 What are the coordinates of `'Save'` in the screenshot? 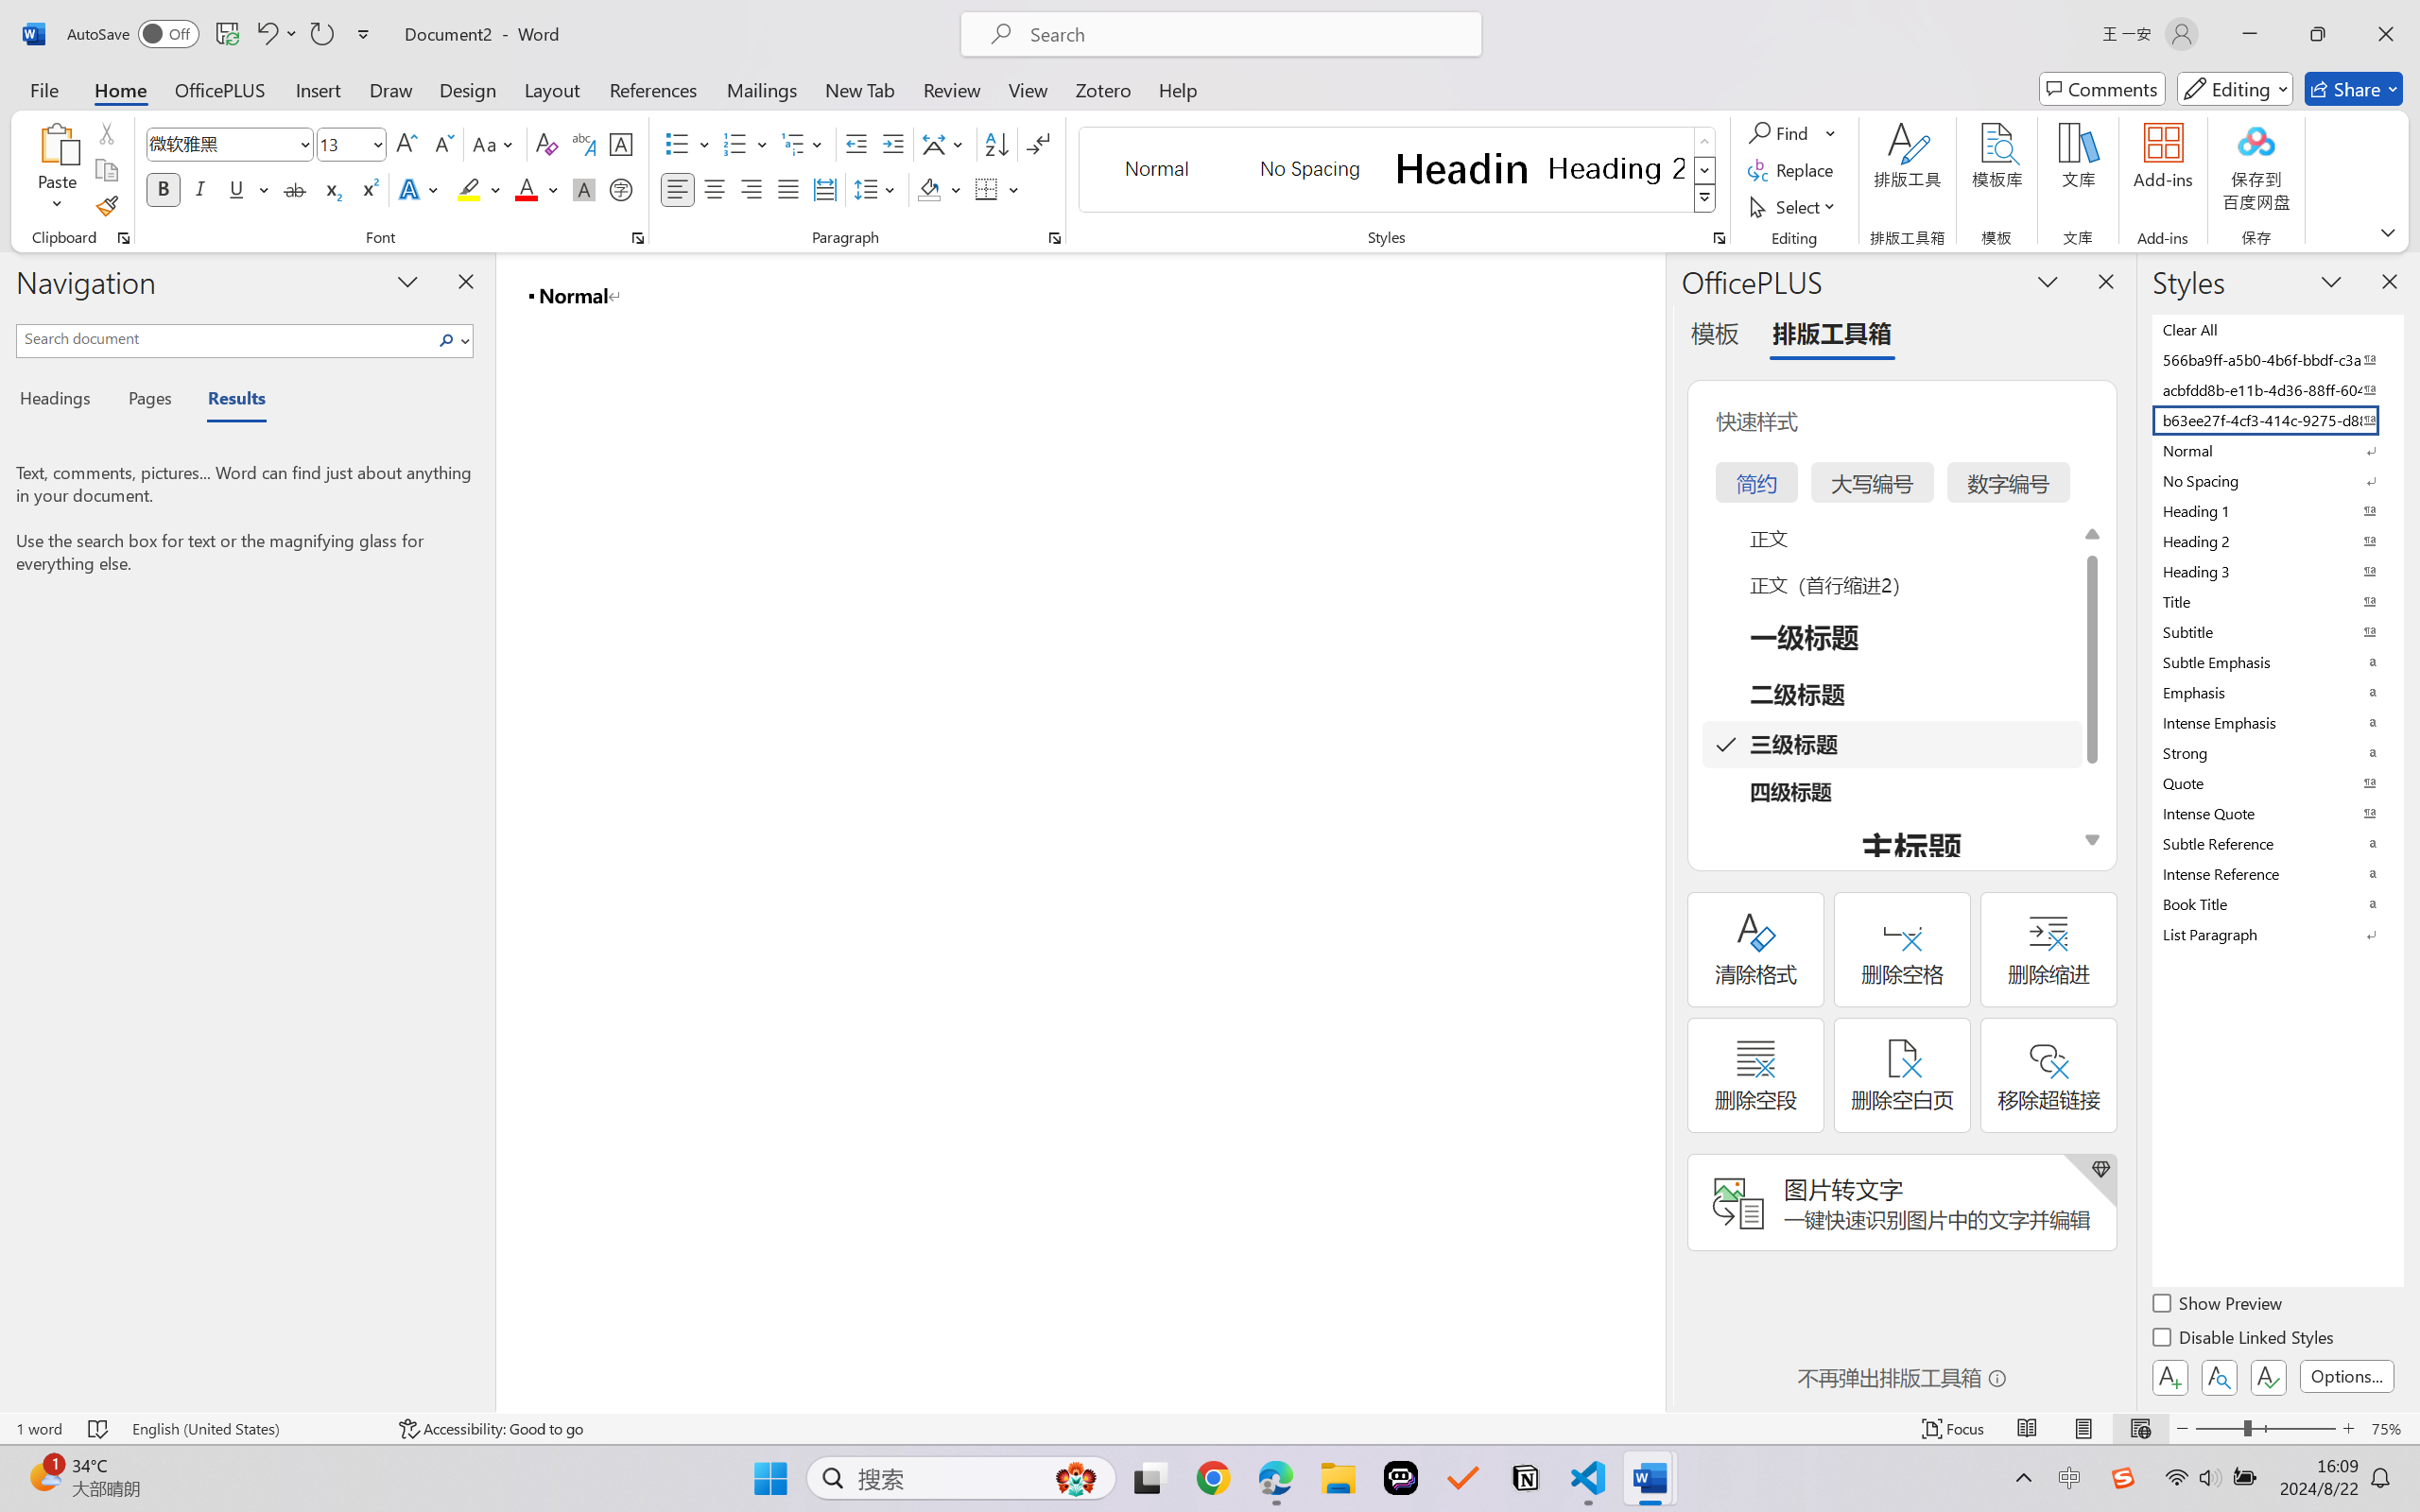 It's located at (226, 33).